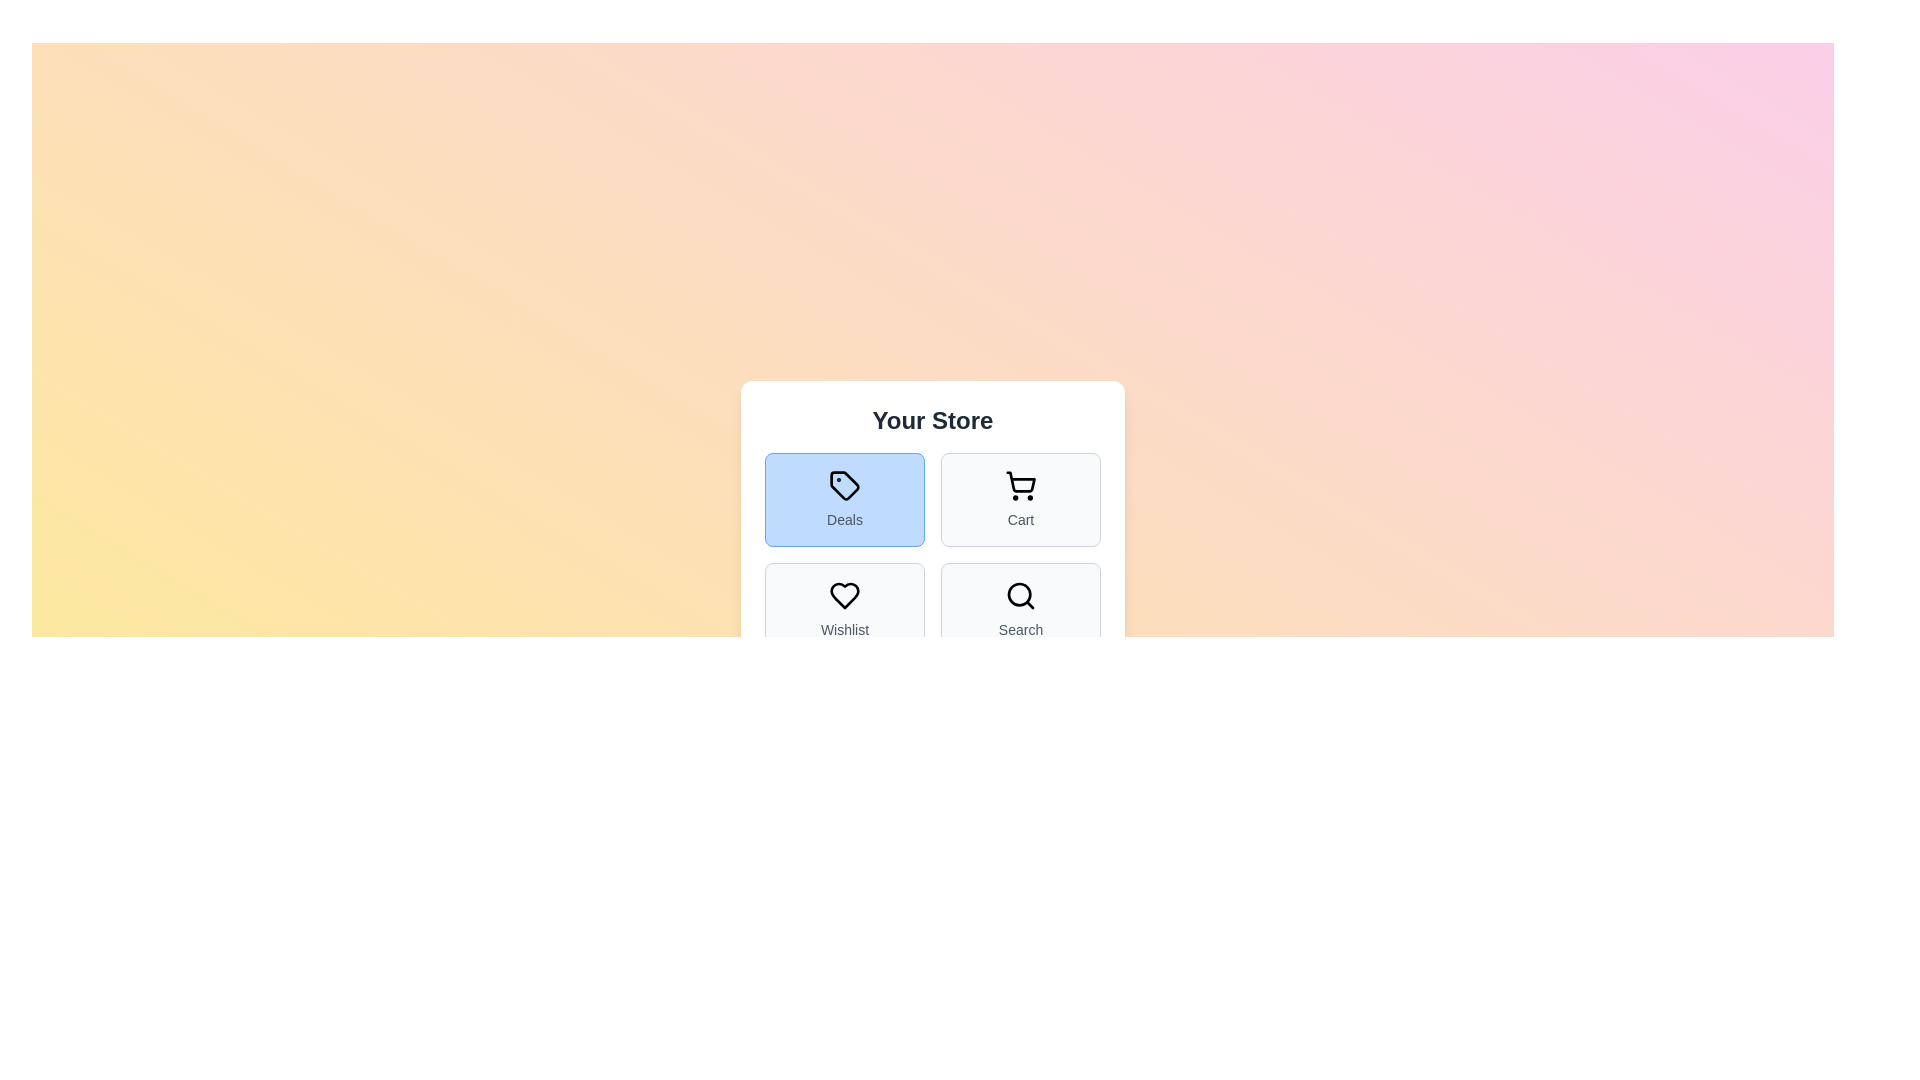  What do you see at coordinates (844, 608) in the screenshot?
I see `the tab corresponding to Wishlist to select it` at bounding box center [844, 608].